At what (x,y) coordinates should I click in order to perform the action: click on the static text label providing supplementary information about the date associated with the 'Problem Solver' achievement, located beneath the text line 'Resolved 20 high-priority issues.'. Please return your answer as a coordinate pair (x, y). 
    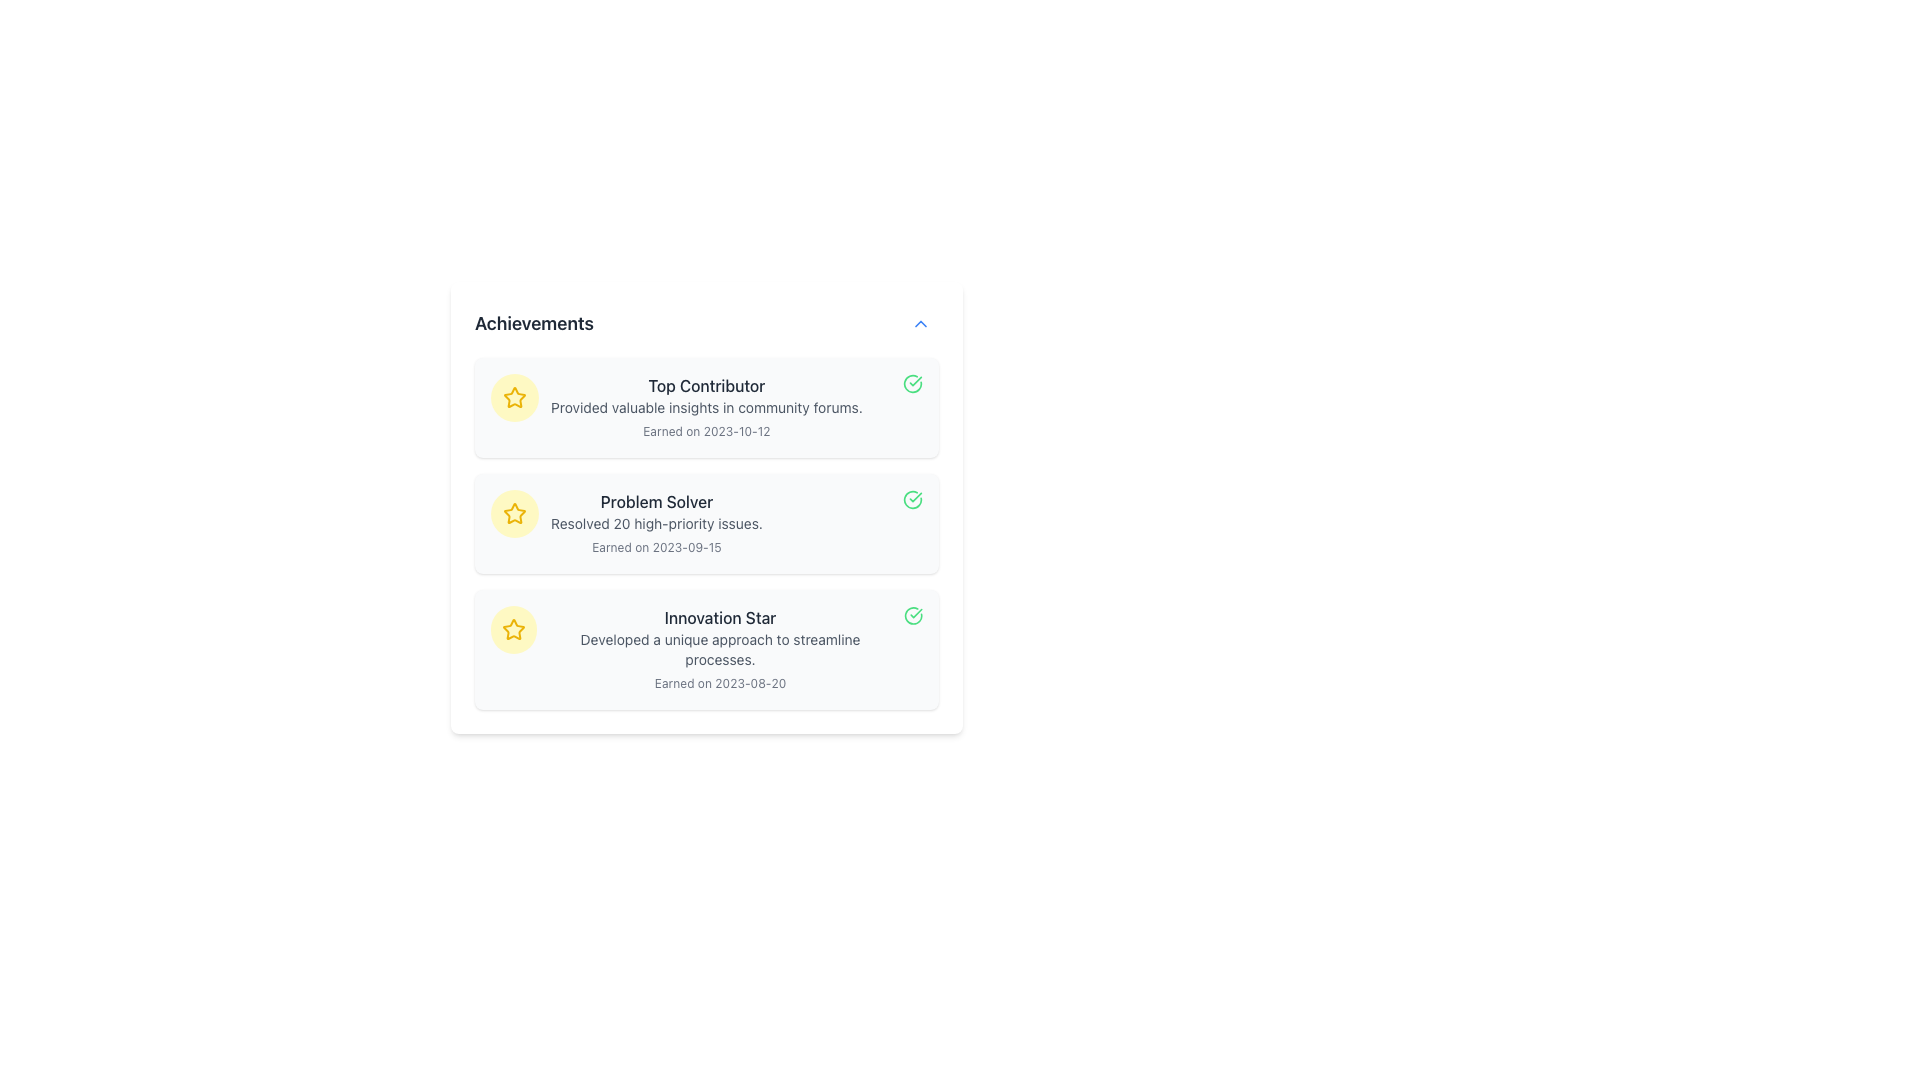
    Looking at the image, I should click on (657, 547).